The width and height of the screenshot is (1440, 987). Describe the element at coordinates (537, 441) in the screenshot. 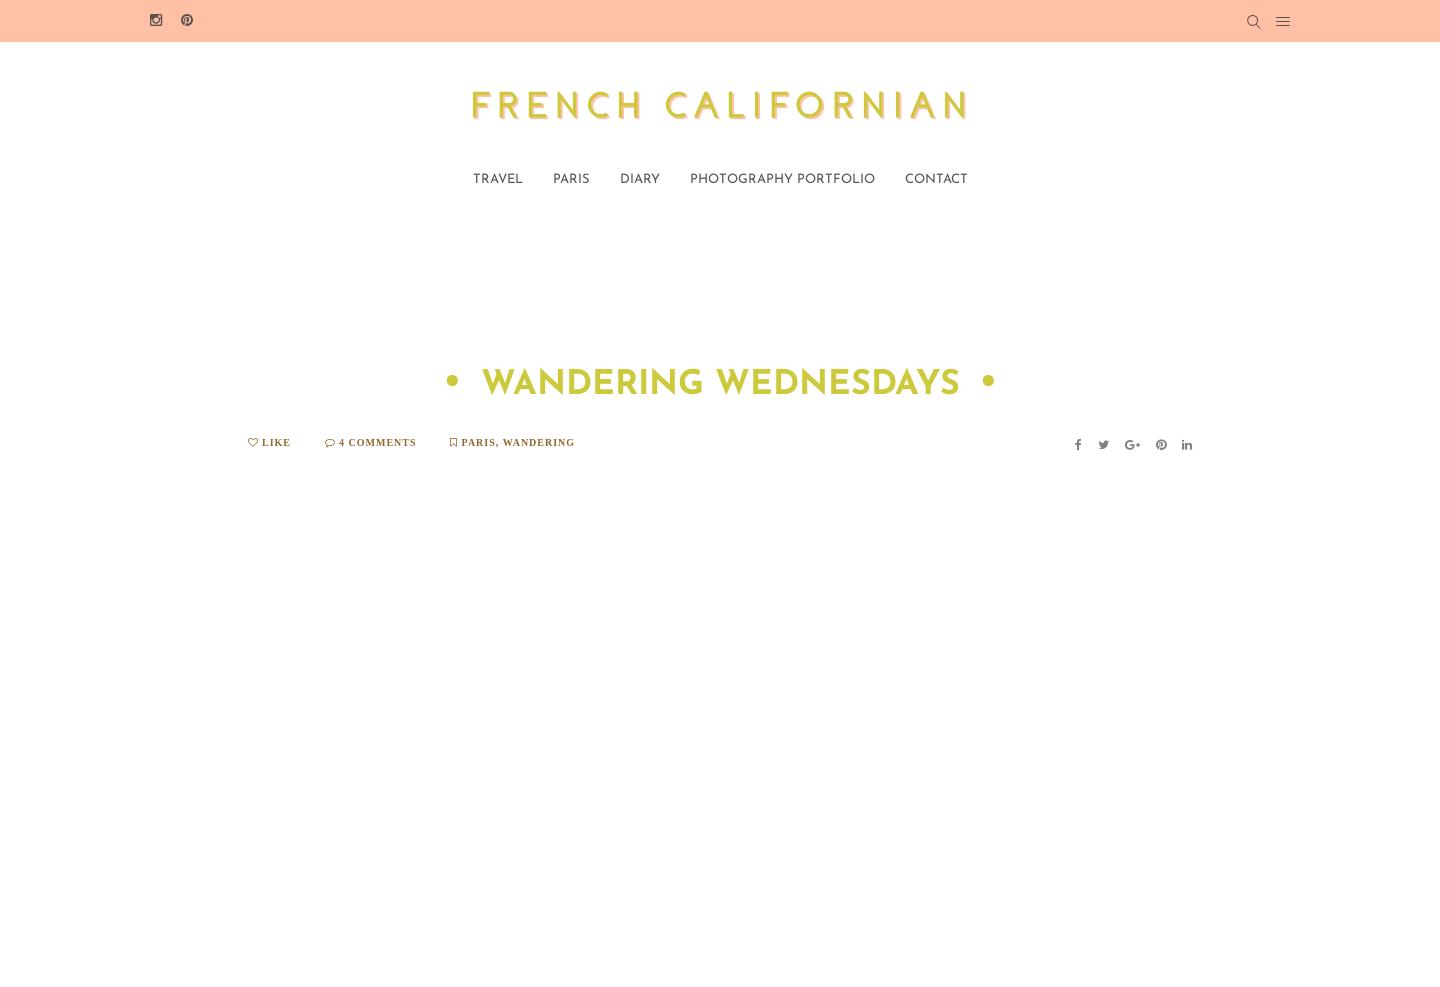

I see `'Wandering'` at that location.